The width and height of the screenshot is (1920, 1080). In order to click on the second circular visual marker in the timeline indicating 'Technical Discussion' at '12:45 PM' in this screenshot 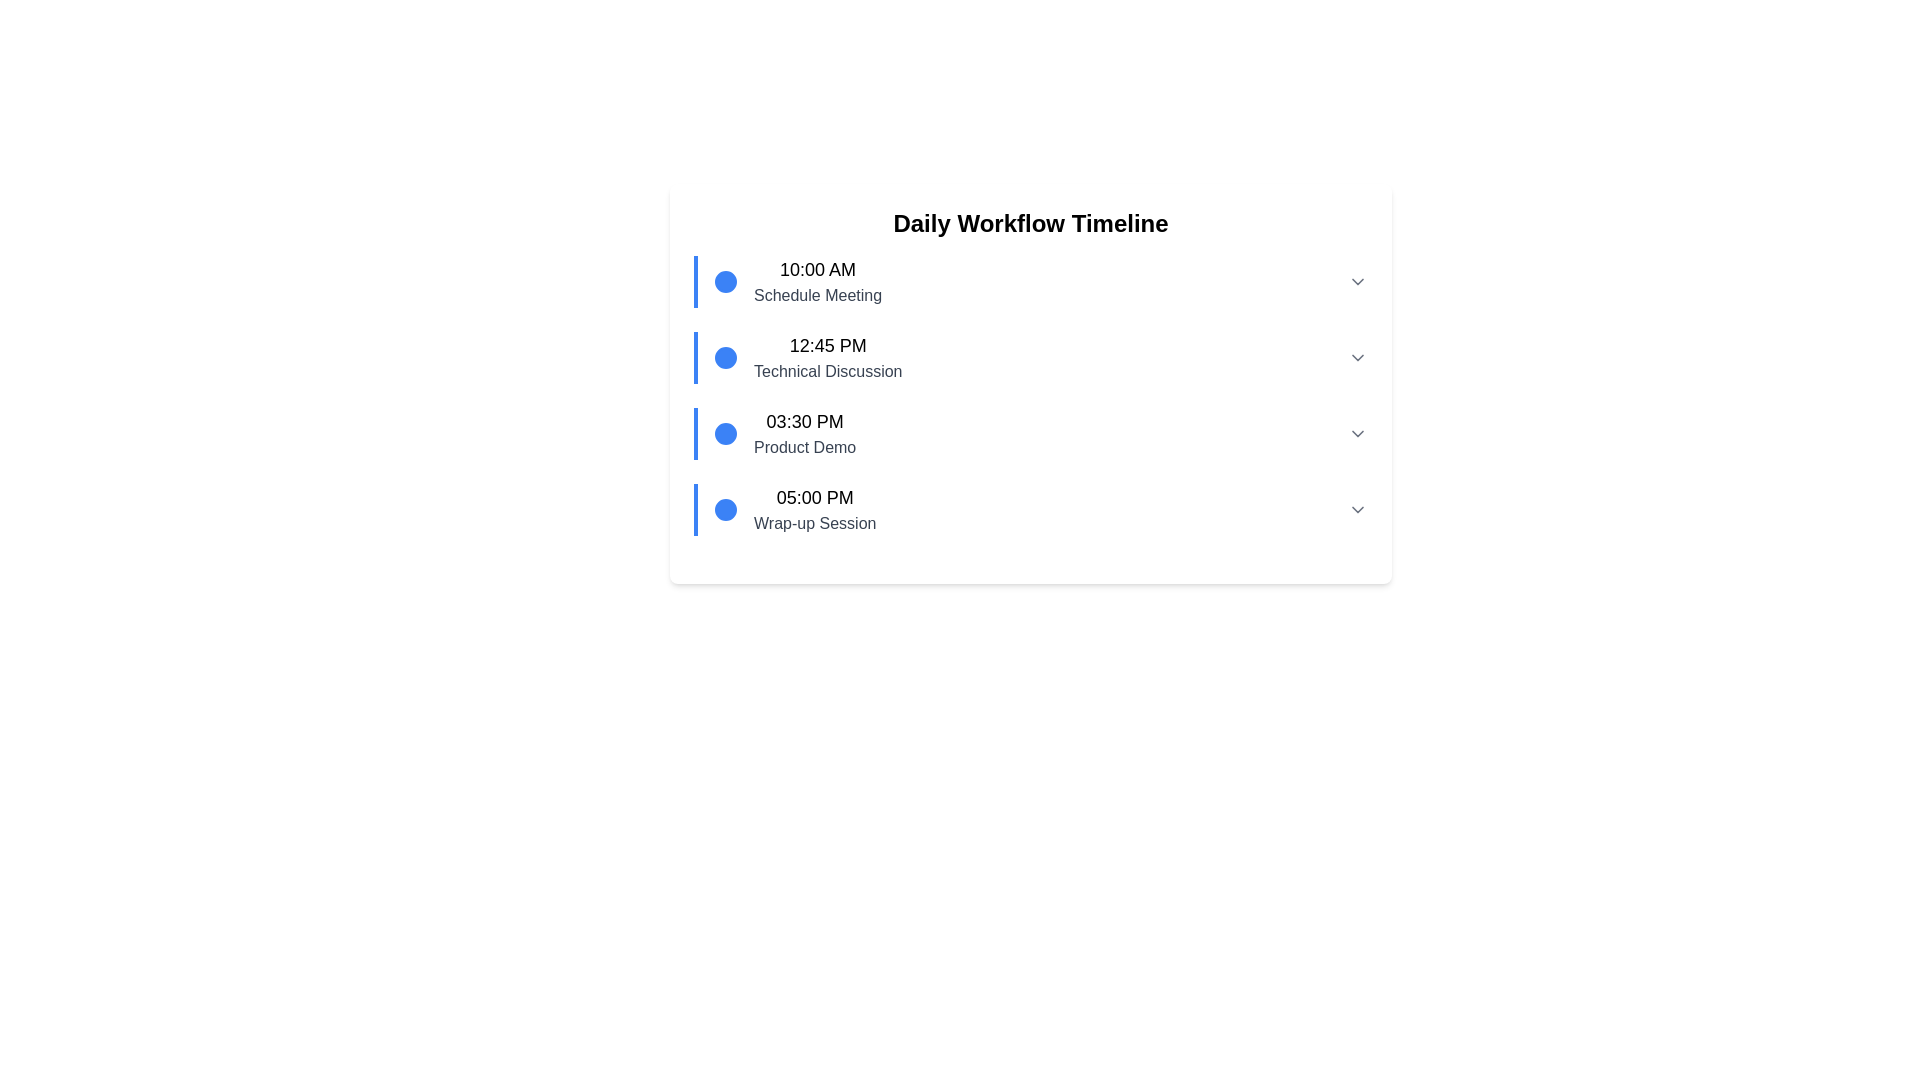, I will do `click(724, 357)`.